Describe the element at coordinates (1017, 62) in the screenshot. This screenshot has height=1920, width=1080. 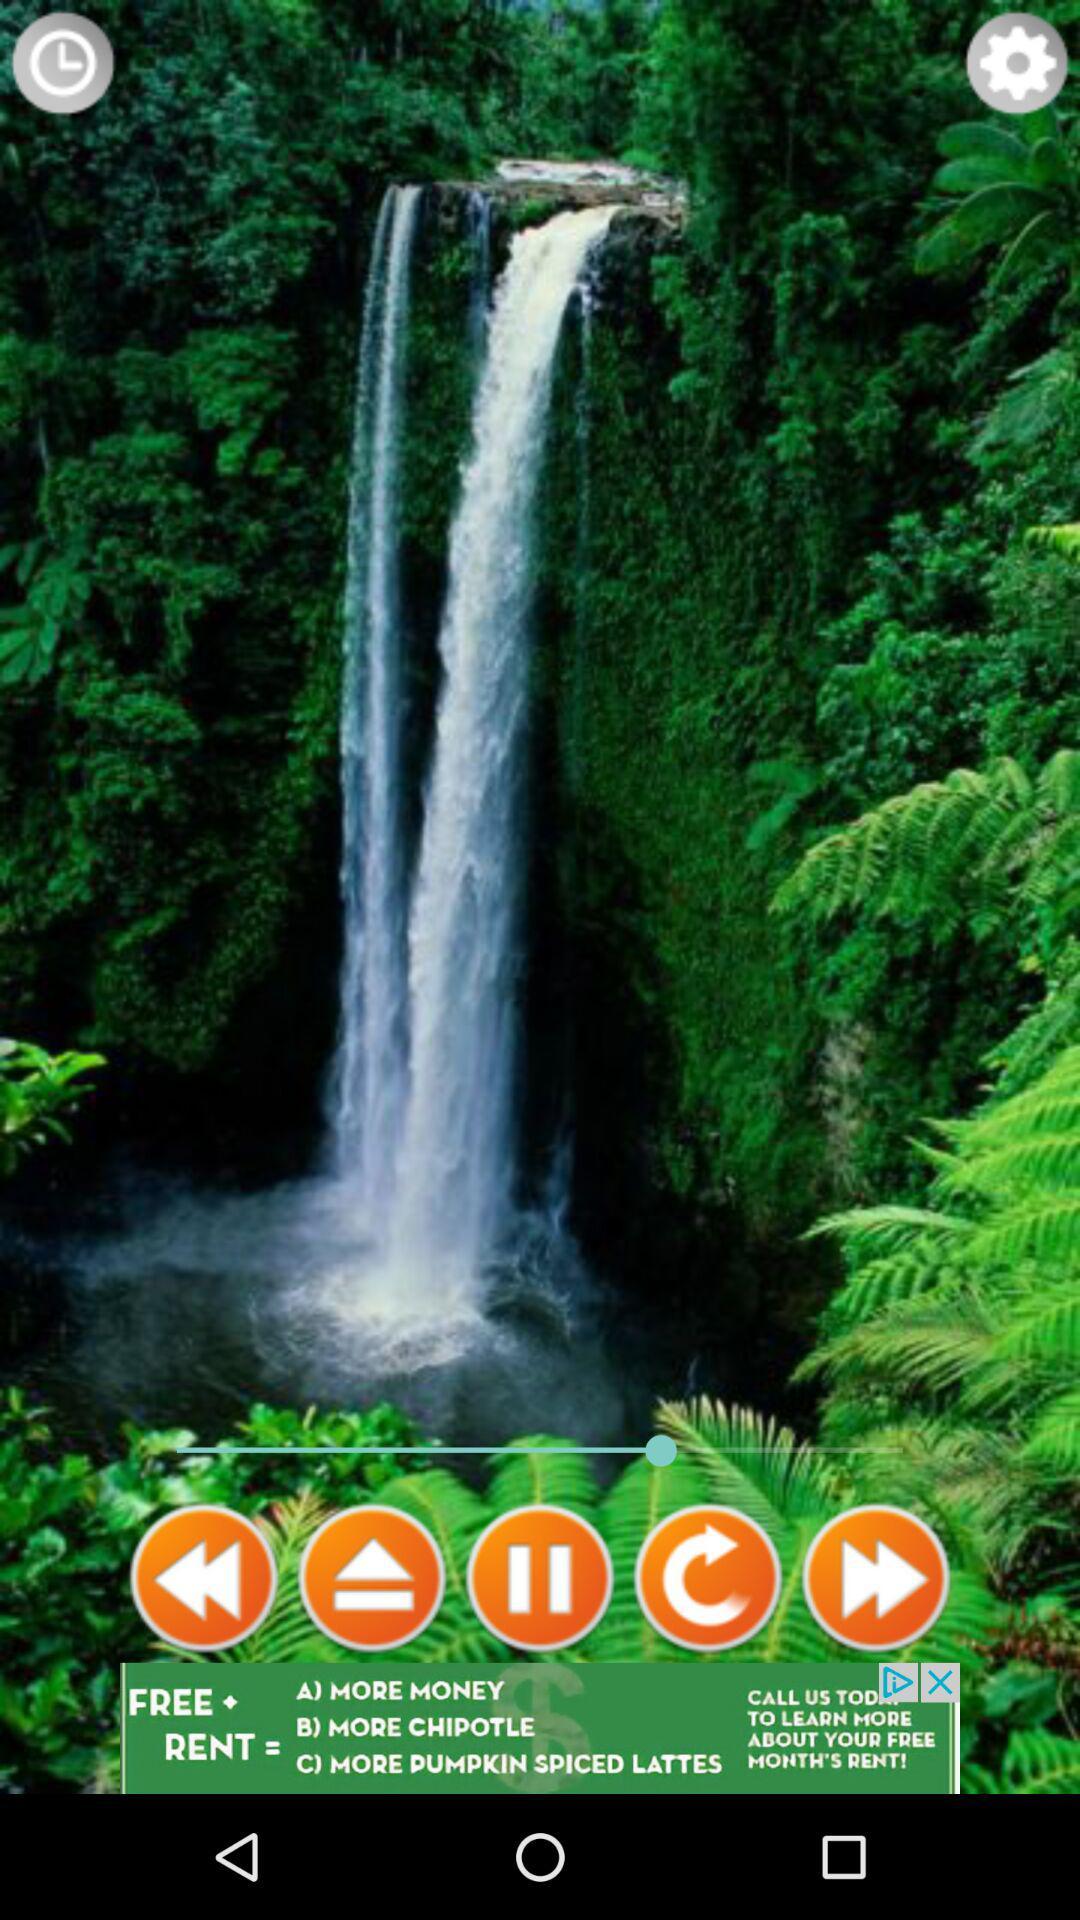
I see `settings` at that location.